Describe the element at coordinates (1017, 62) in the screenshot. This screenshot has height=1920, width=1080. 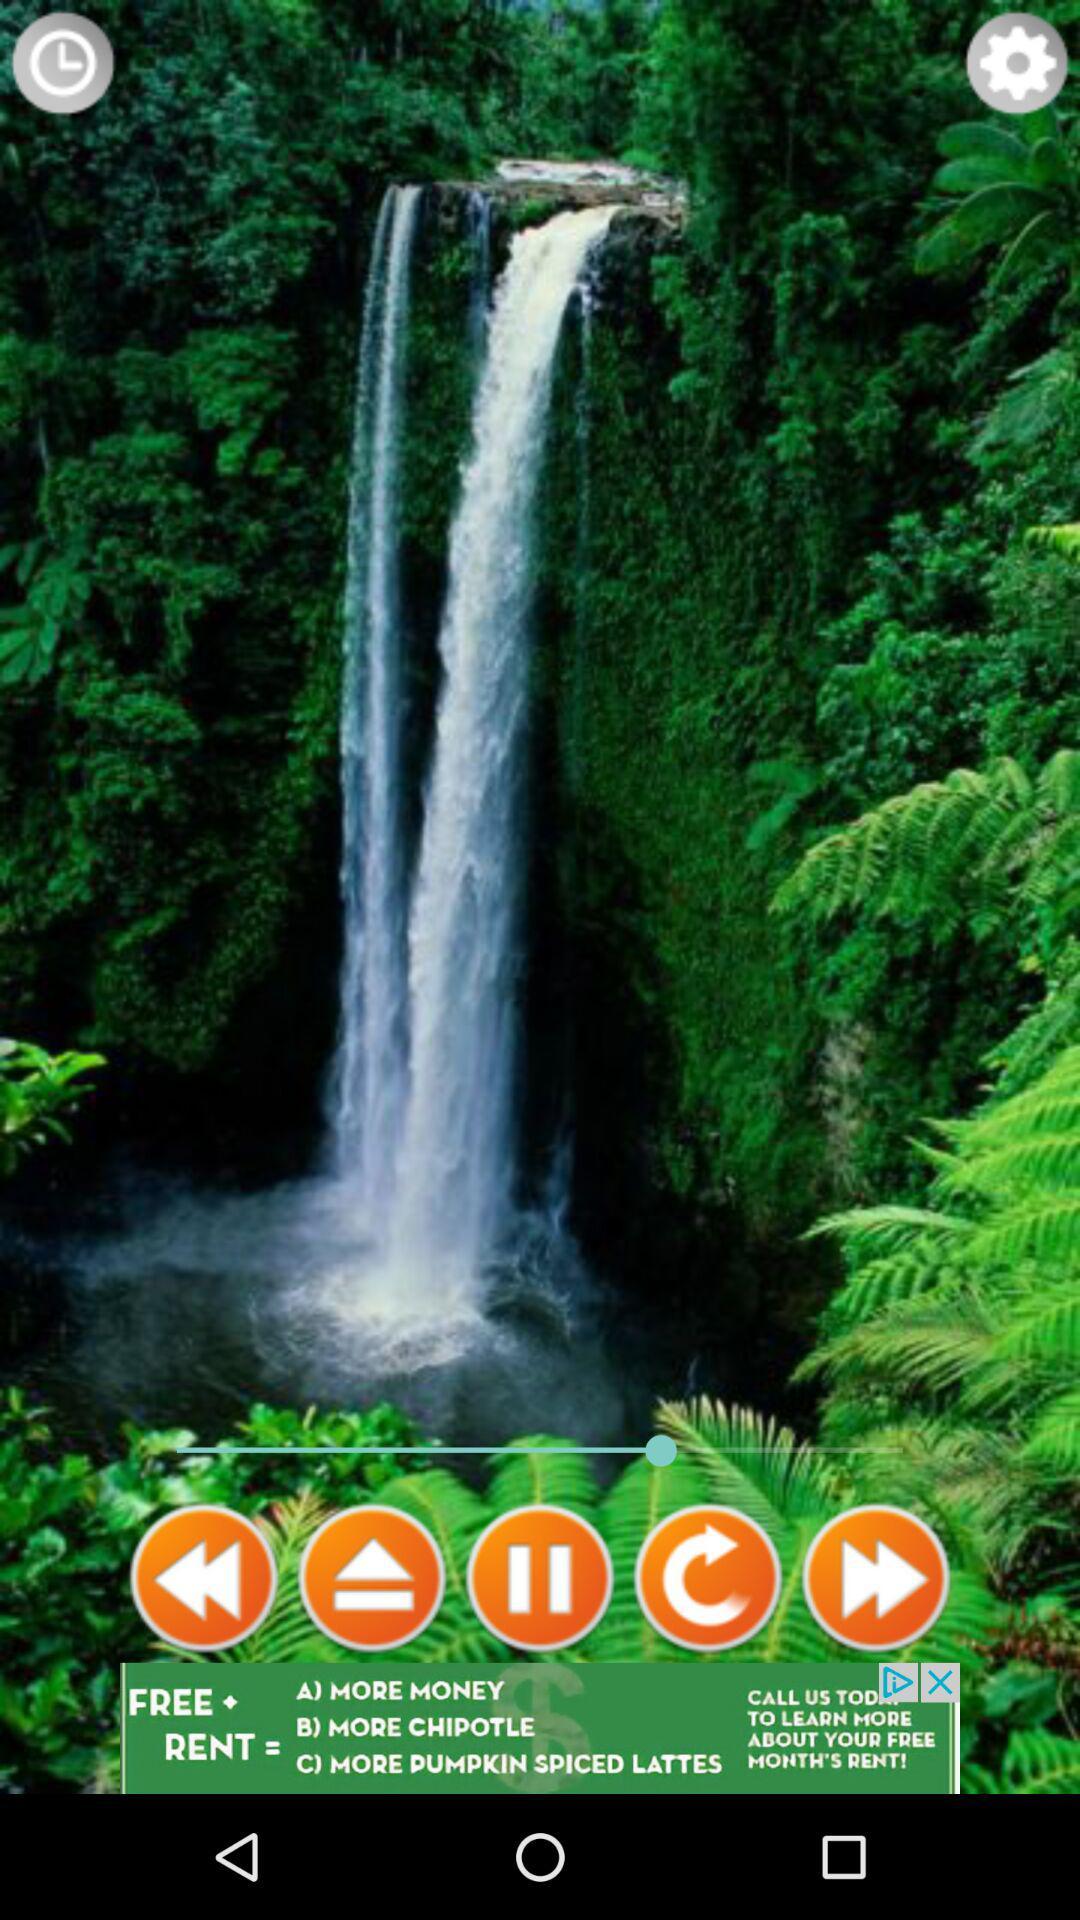
I see `settings` at that location.